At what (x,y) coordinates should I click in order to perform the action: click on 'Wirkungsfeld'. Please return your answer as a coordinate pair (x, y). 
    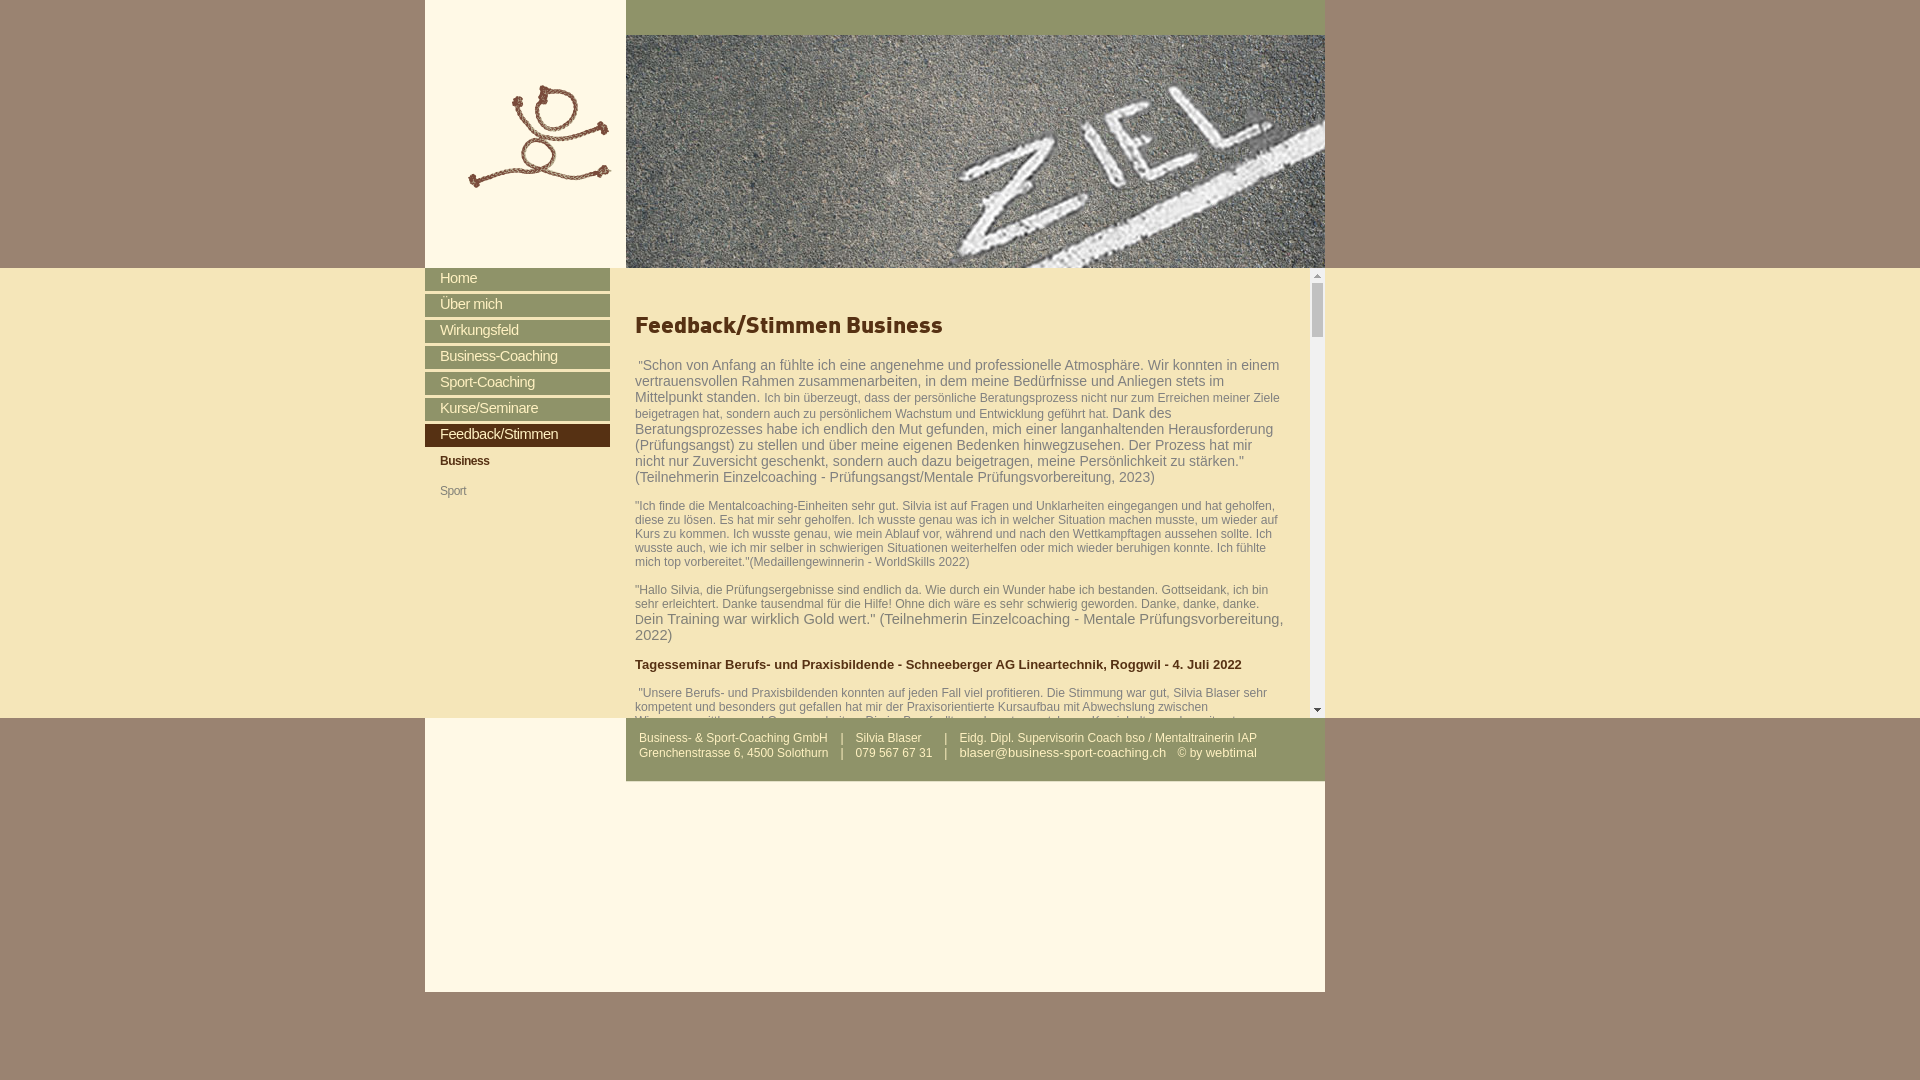
    Looking at the image, I should click on (517, 330).